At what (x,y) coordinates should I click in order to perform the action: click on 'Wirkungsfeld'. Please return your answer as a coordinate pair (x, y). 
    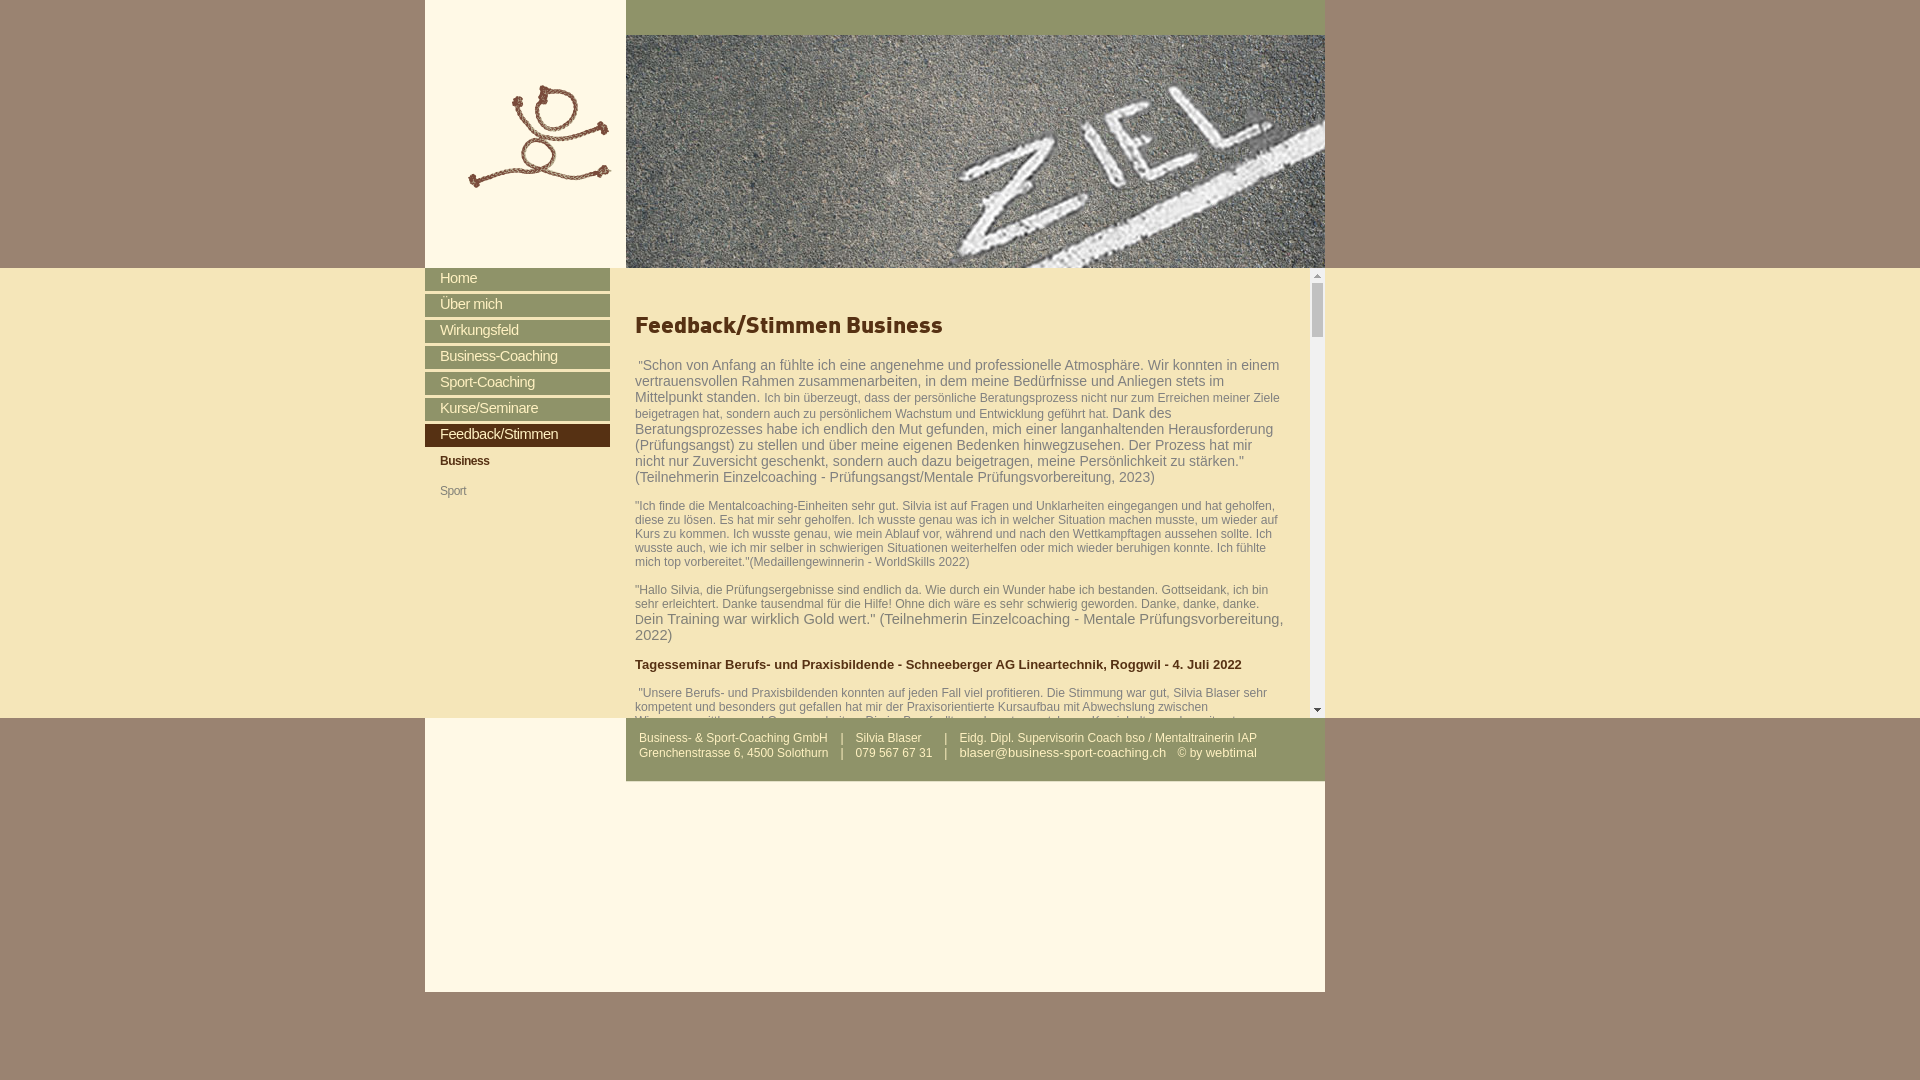
    Looking at the image, I should click on (517, 330).